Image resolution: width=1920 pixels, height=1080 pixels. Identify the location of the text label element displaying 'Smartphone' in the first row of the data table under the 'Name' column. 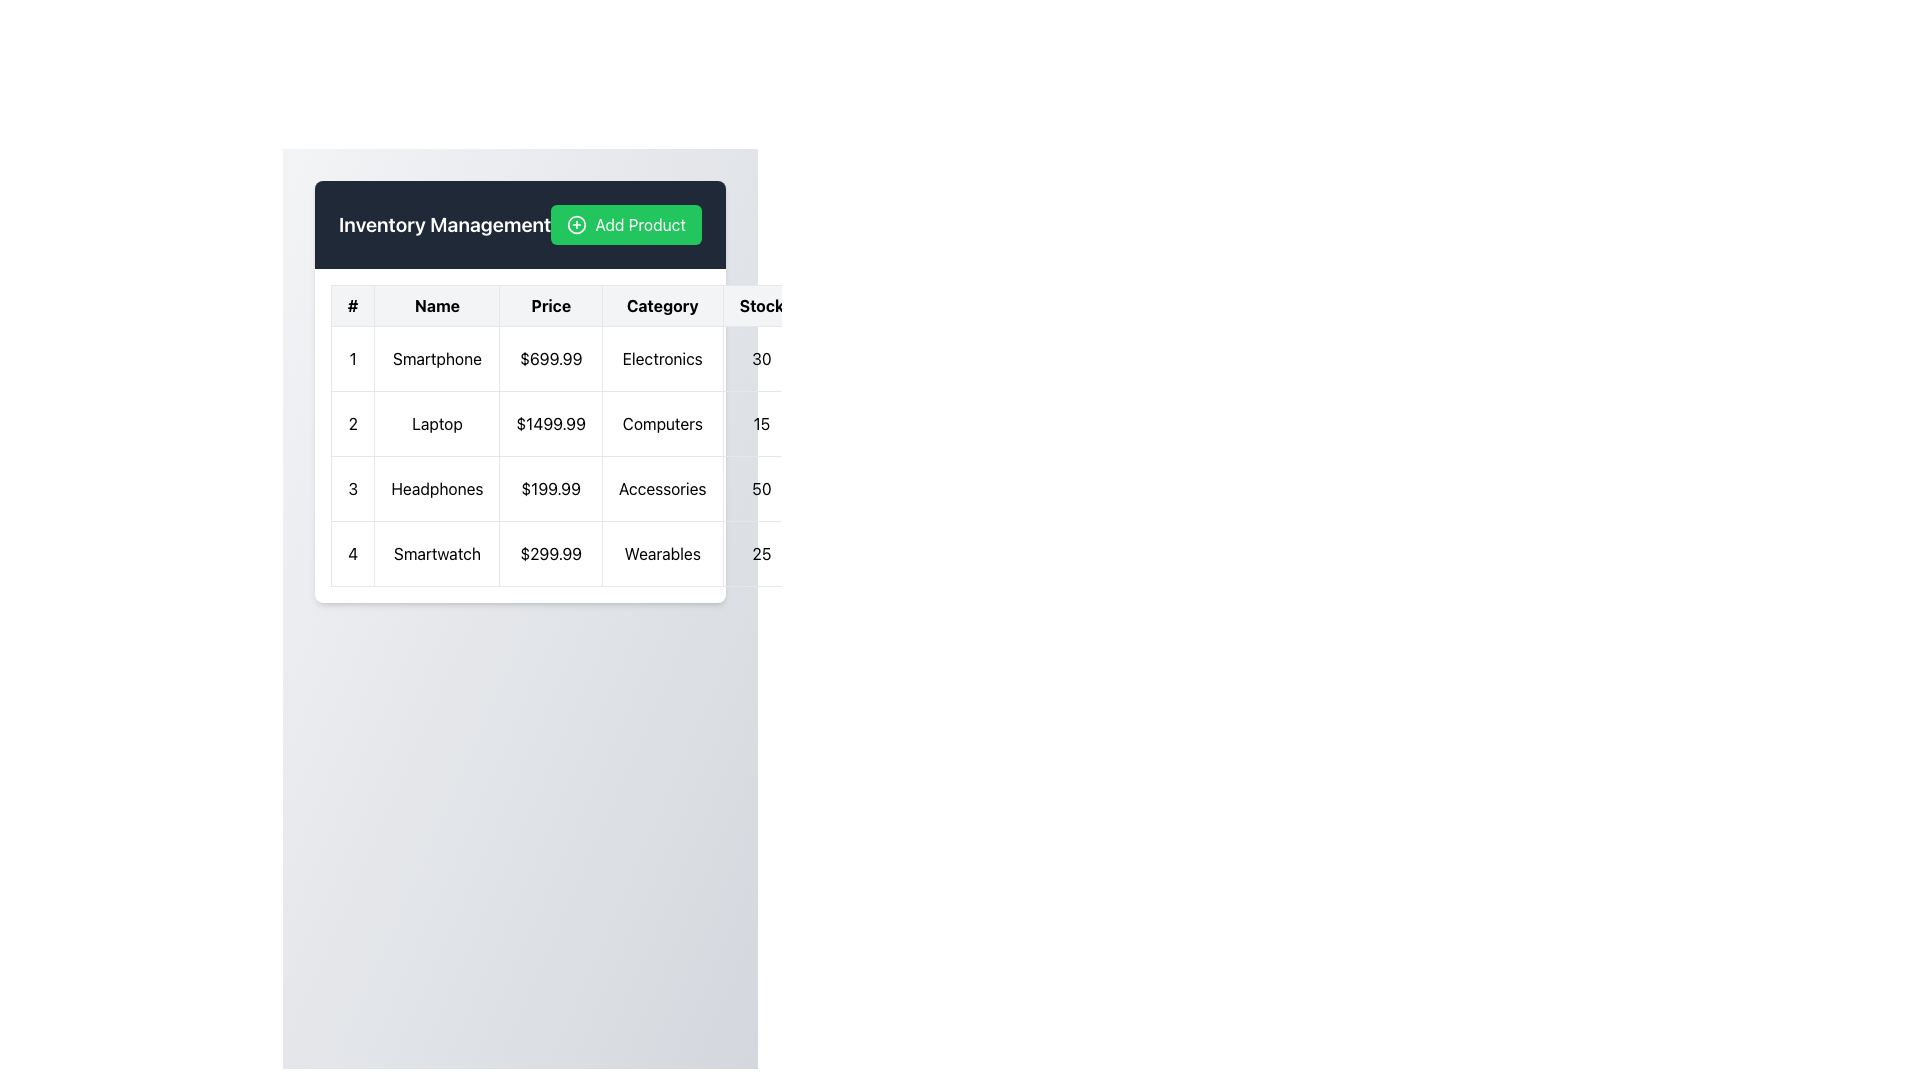
(436, 357).